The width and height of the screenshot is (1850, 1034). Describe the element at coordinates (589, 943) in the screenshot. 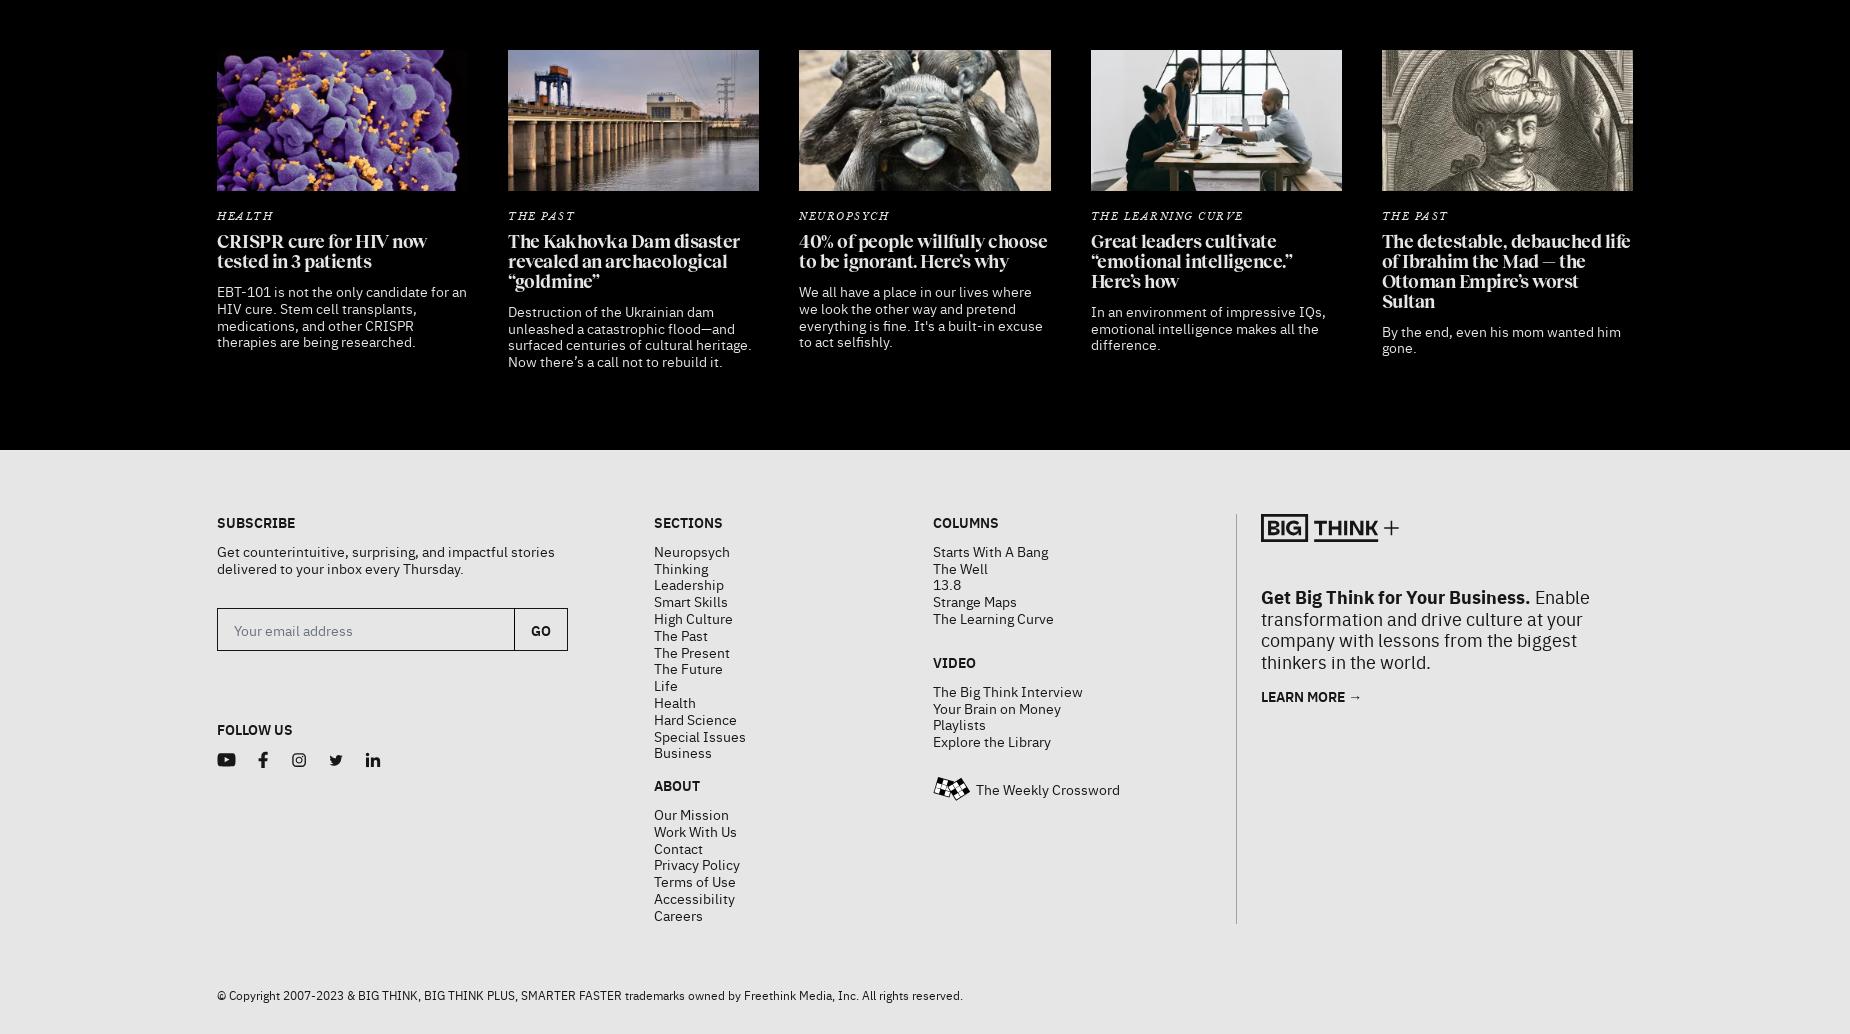

I see `'© Copyright 2007-2023 & BIG THINK, BIG THINK PLUS, SMARTER FASTER trademarks owned by Freethink Media, Inc. All rights reserved.'` at that location.